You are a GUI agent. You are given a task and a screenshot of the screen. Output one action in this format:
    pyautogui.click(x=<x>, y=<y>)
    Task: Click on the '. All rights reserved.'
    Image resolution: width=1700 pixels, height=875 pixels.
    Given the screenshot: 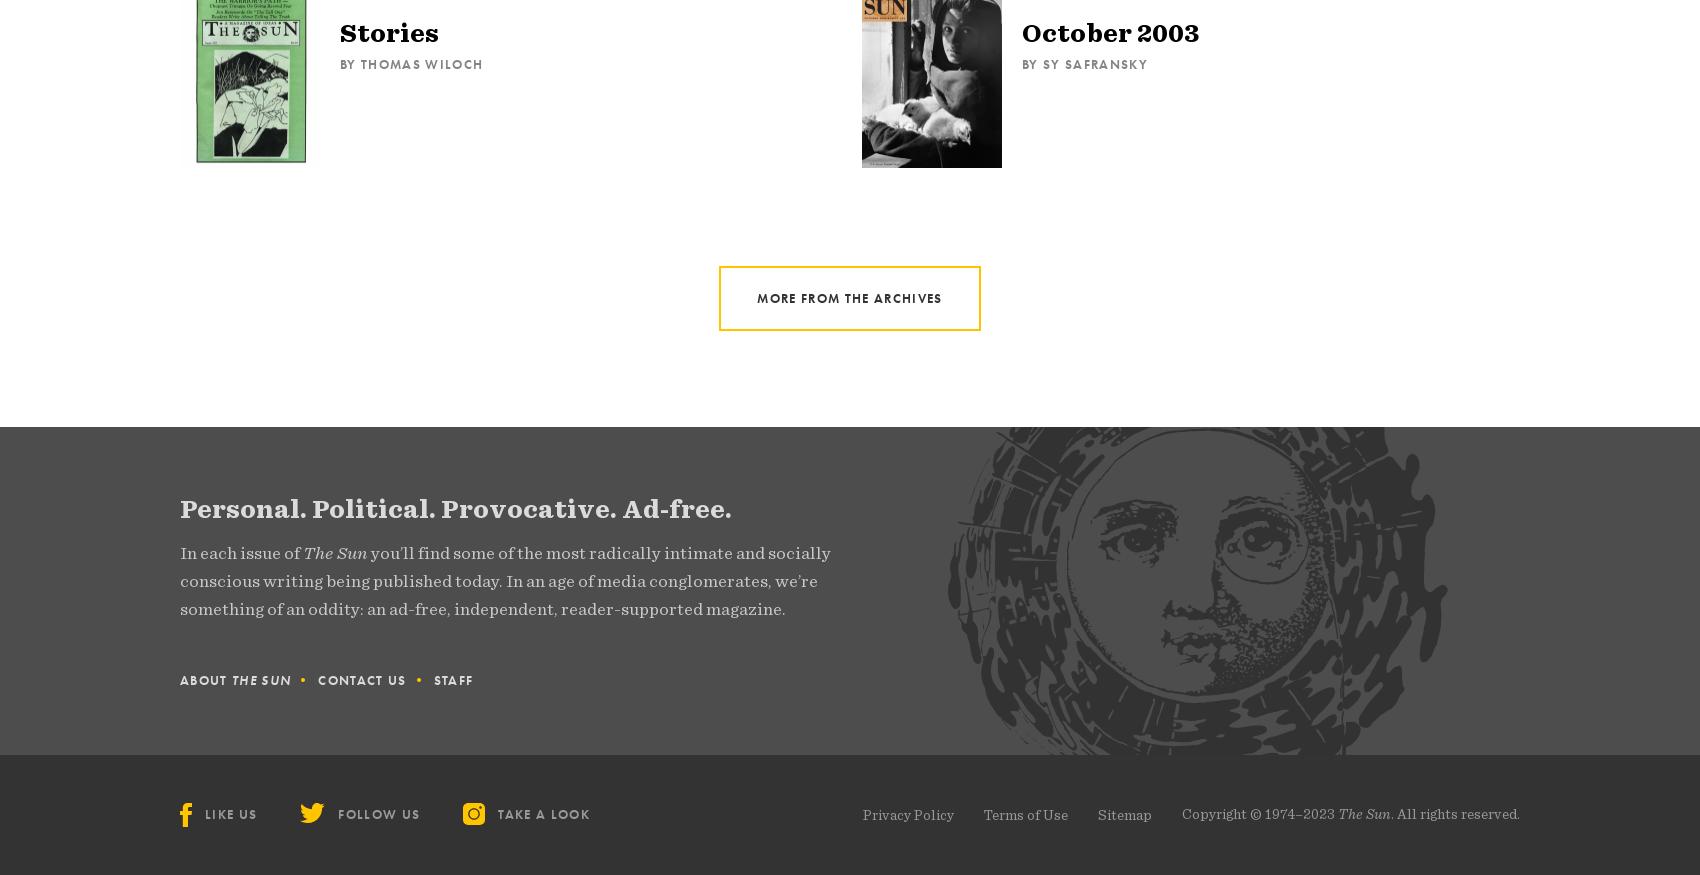 What is the action you would take?
    pyautogui.click(x=1454, y=812)
    